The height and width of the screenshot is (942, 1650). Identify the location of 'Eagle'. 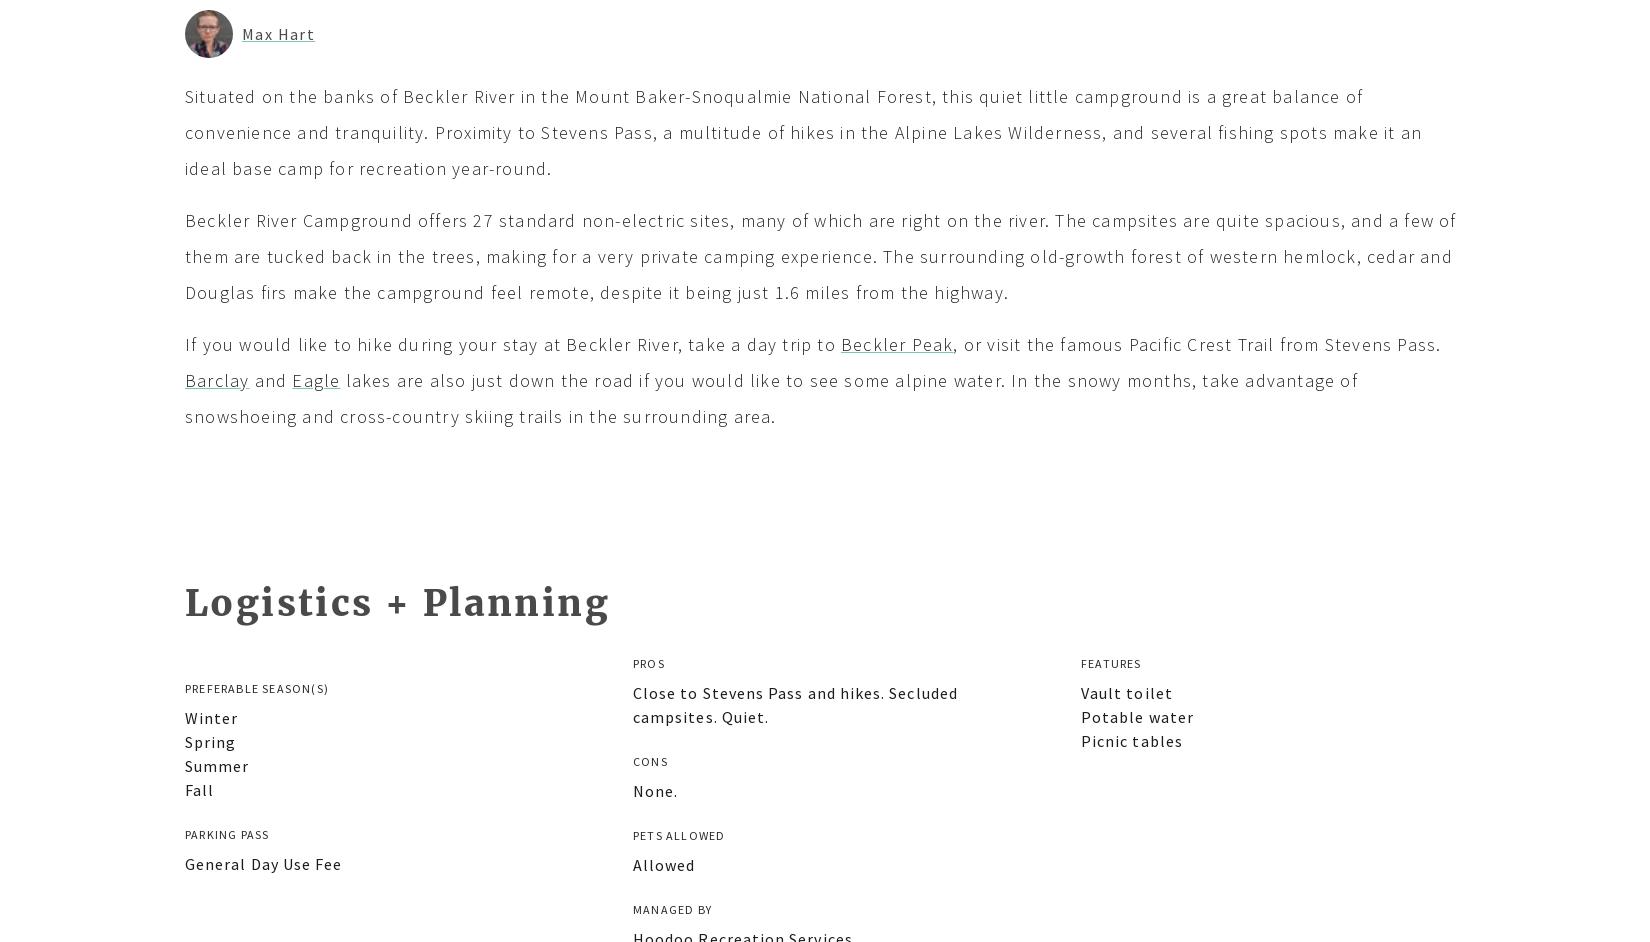
(315, 379).